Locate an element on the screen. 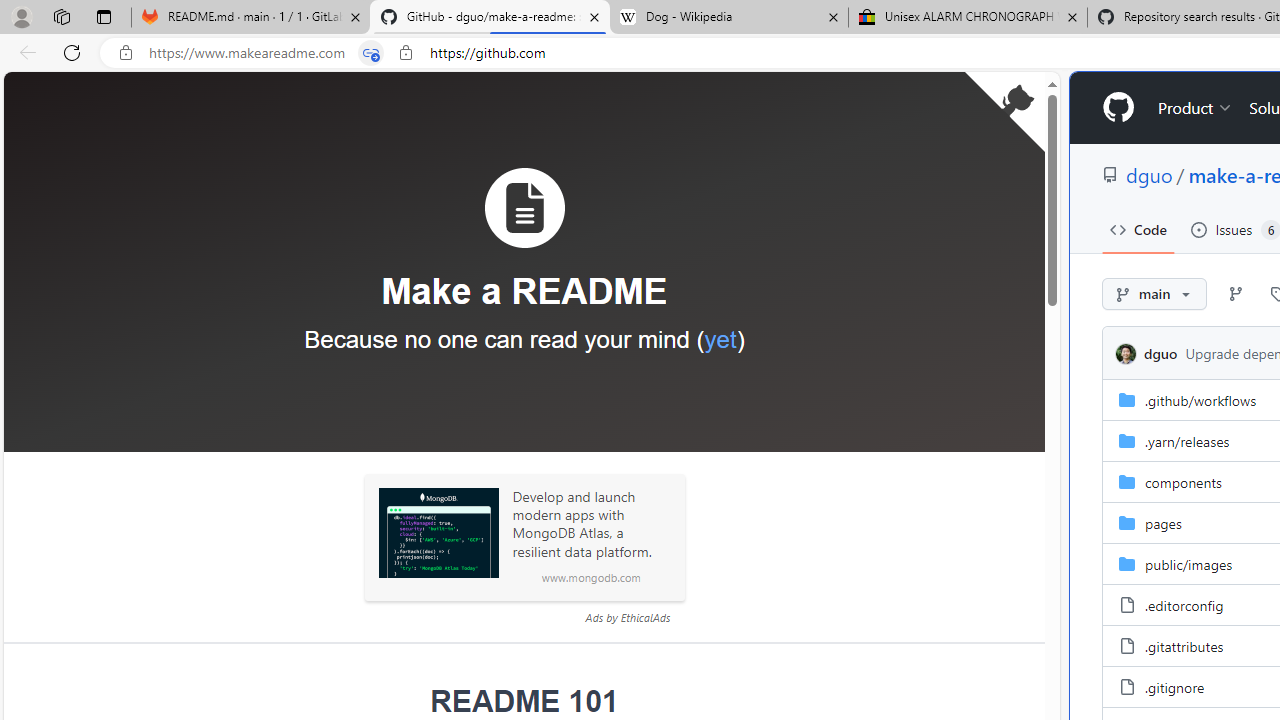 The width and height of the screenshot is (1280, 720). 'Ads by EthicalAds' is located at coordinates (626, 616).